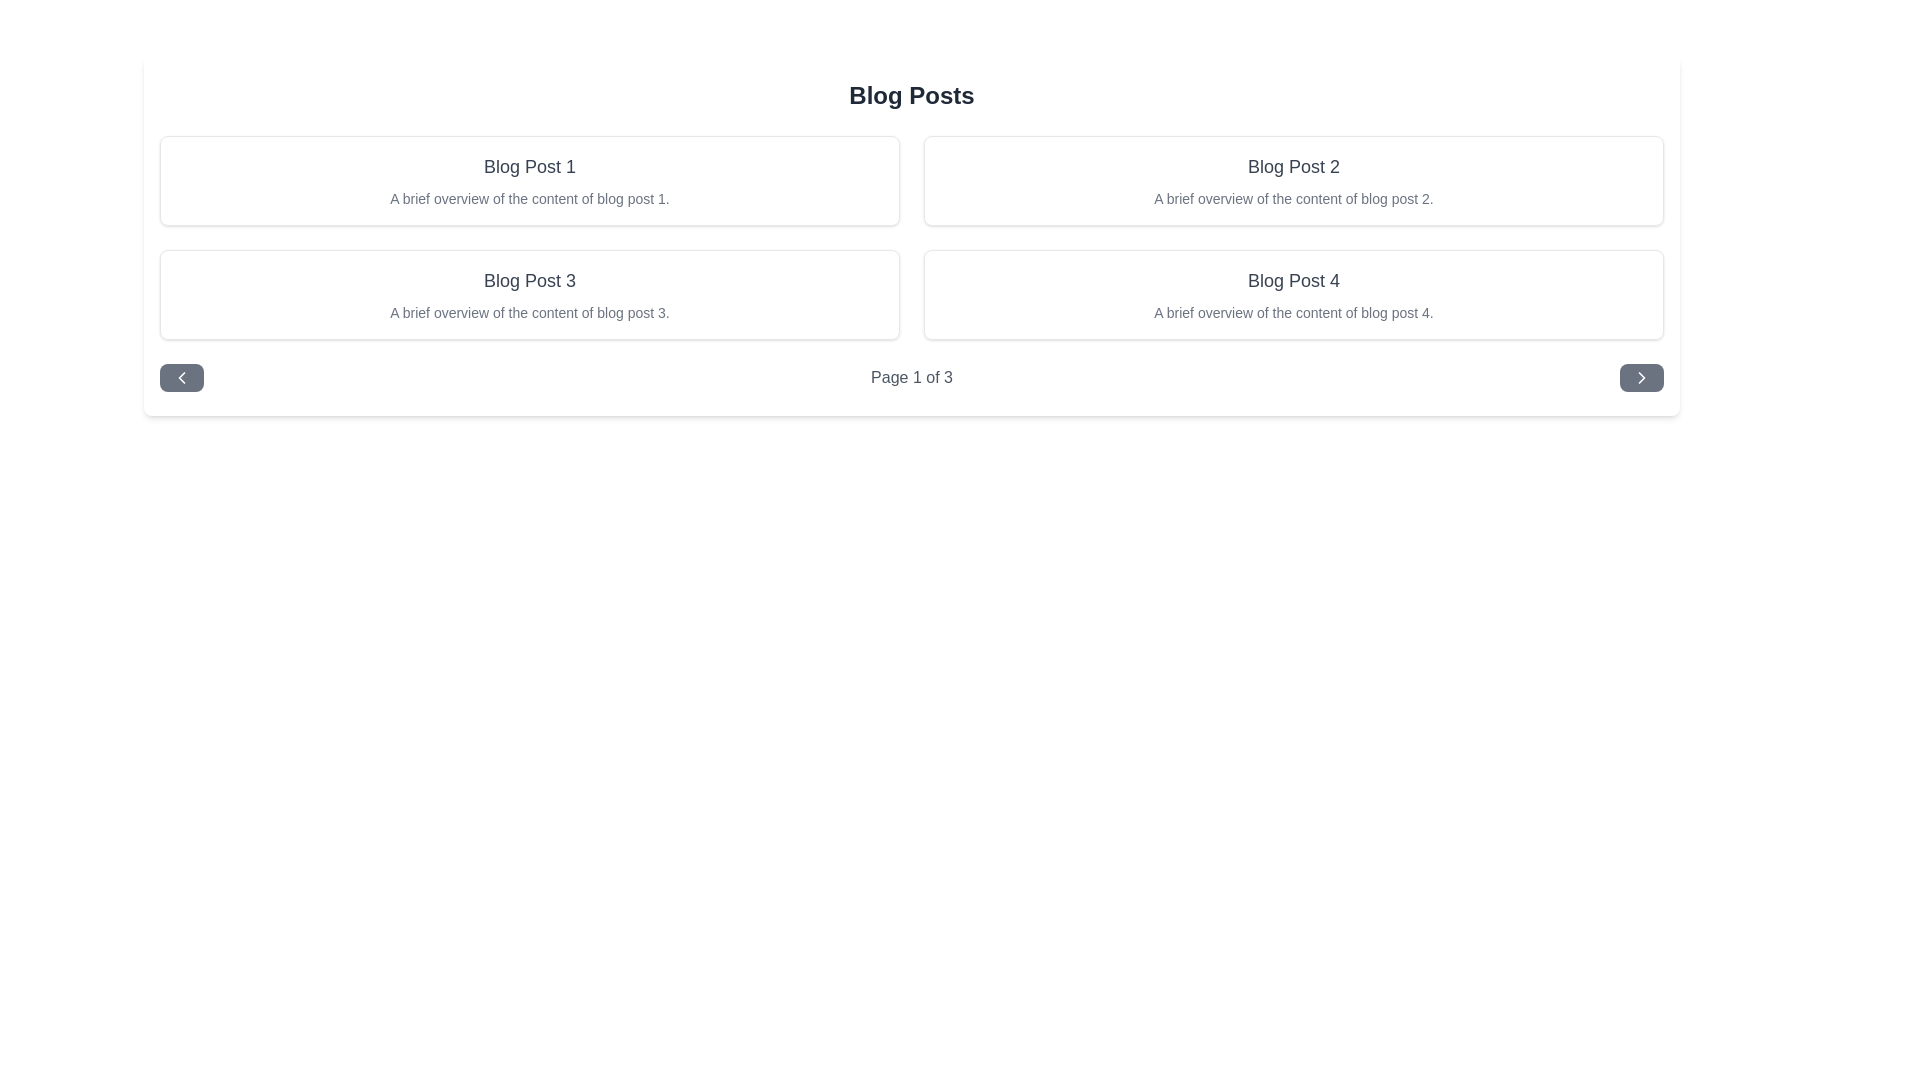 The width and height of the screenshot is (1920, 1080). Describe the element at coordinates (529, 199) in the screenshot. I see `the text label that provides a descriptive summary for the blog post titled 'Blog Post 1', located below the title within the top-left card of a grid layout` at that location.